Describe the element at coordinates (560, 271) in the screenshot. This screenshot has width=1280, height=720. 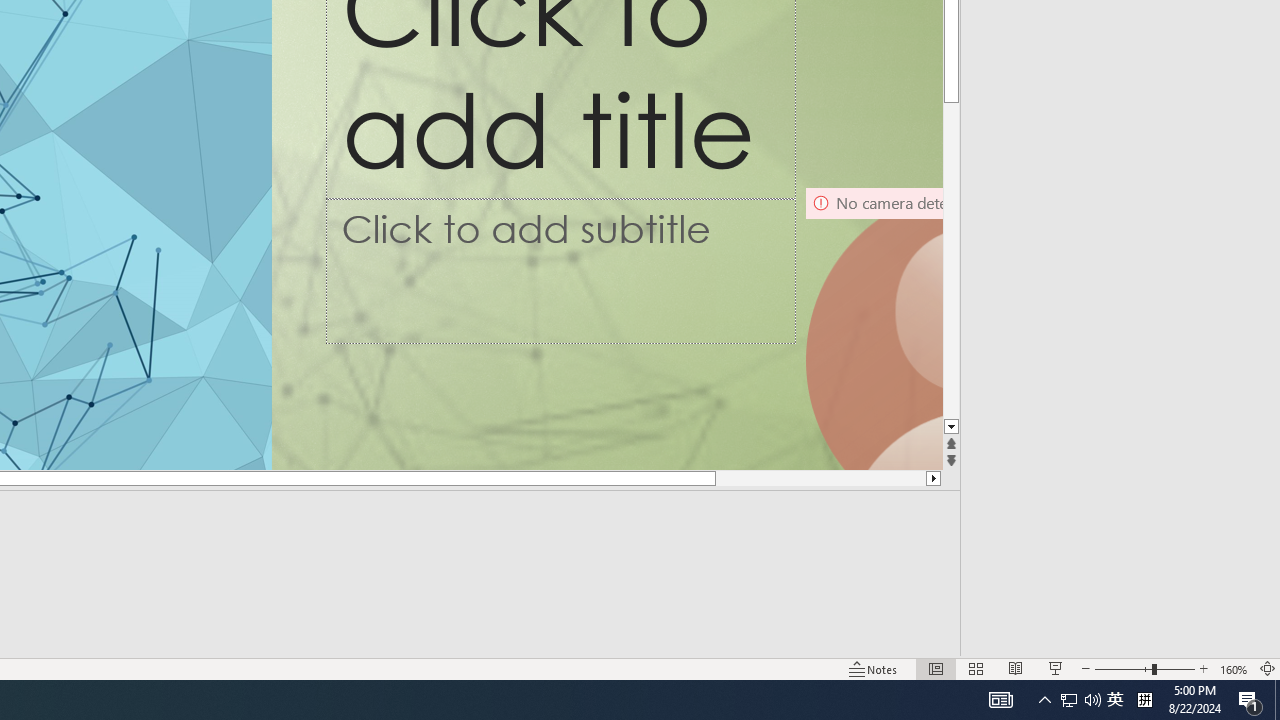
I see `'Subtitle TextBox'` at that location.